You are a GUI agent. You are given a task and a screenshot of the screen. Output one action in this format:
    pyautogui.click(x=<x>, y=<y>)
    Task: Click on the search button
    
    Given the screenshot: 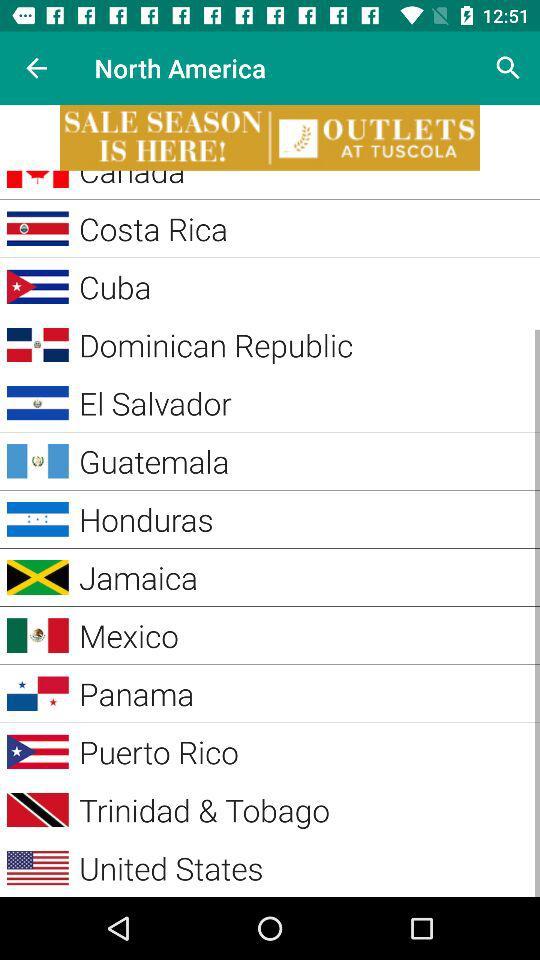 What is the action you would take?
    pyautogui.click(x=508, y=68)
    